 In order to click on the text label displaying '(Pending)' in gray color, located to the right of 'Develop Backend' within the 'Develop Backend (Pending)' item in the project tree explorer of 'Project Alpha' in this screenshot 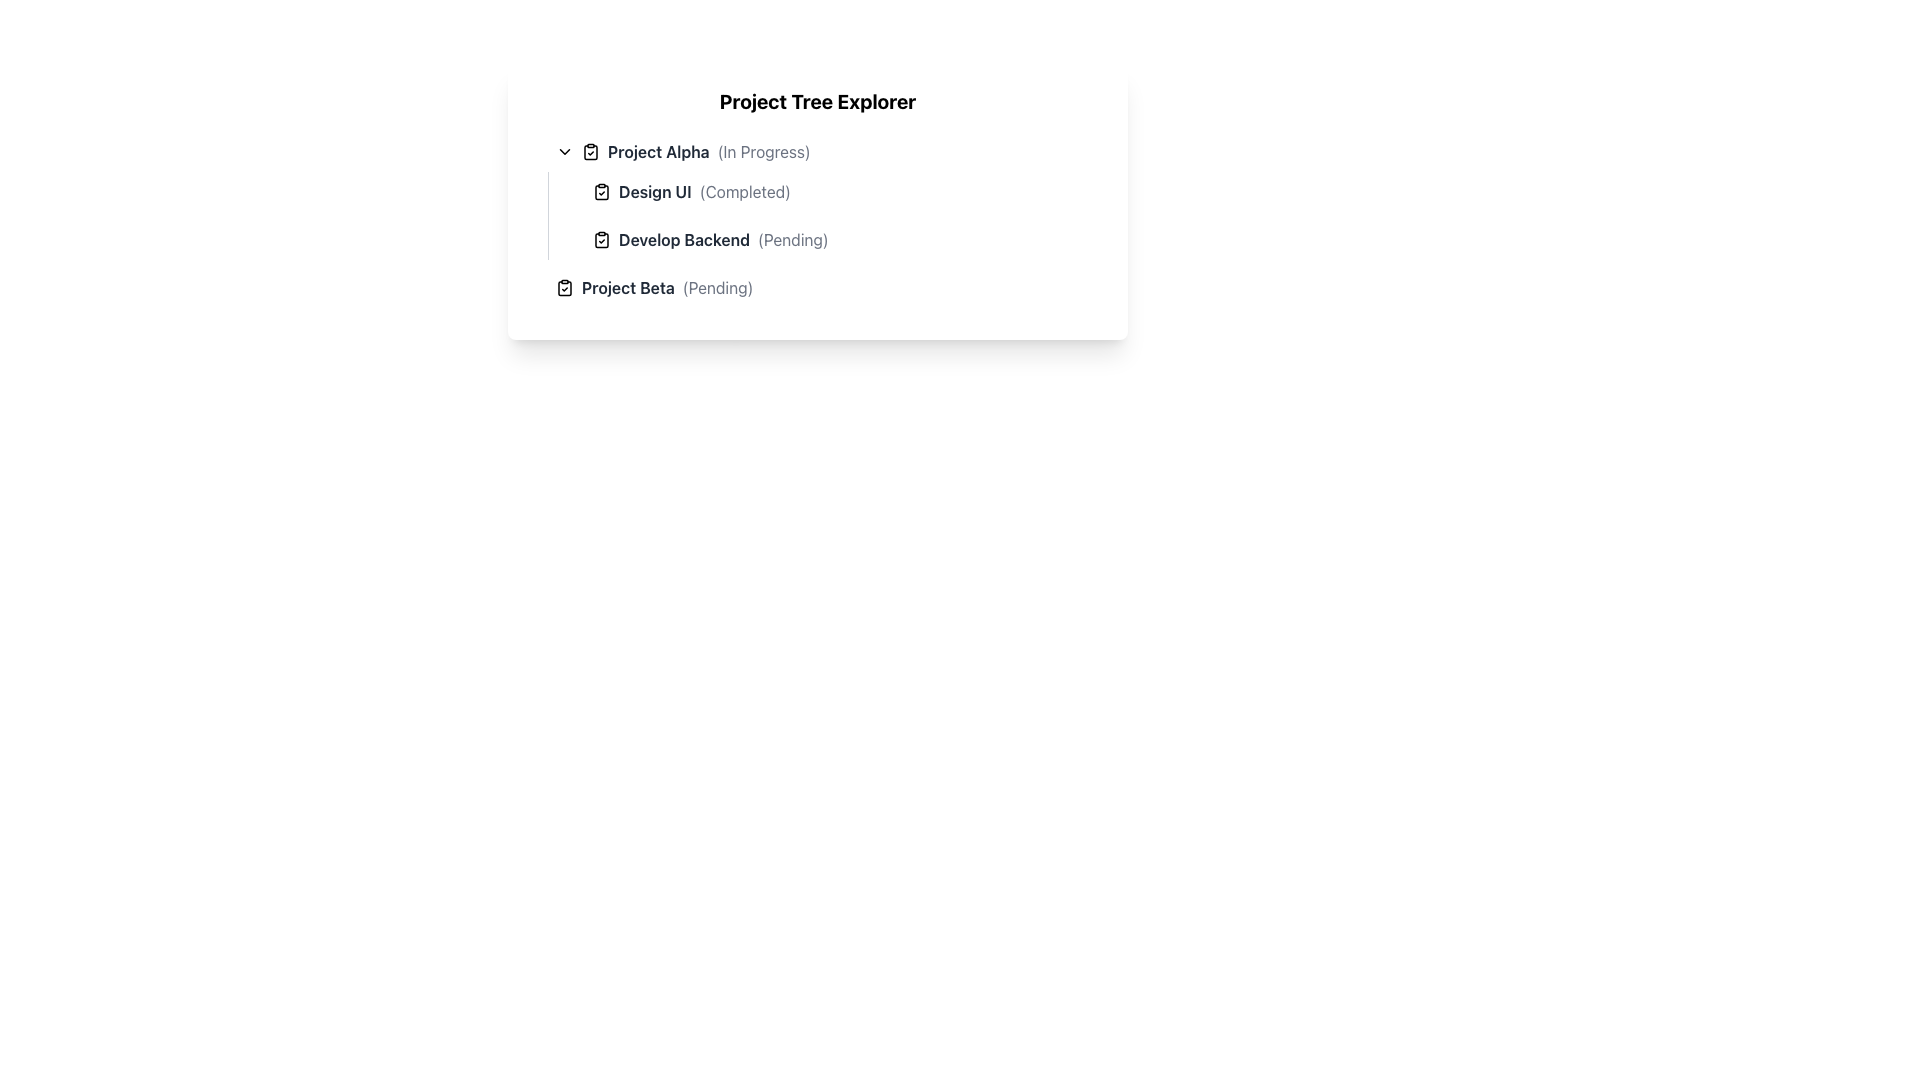, I will do `click(792, 238)`.